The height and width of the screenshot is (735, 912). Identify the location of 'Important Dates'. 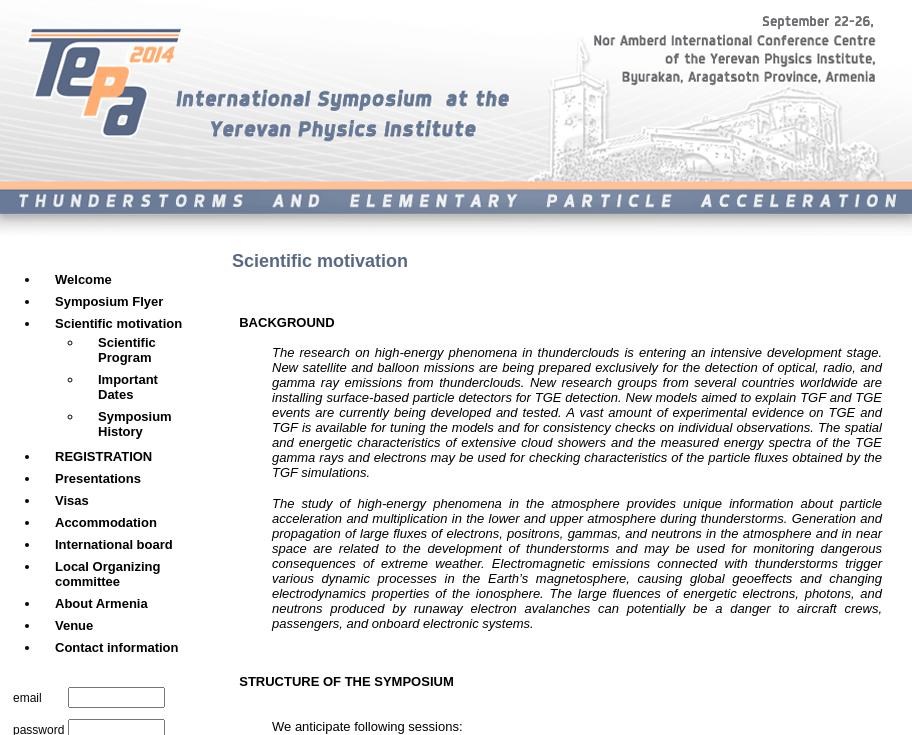
(126, 386).